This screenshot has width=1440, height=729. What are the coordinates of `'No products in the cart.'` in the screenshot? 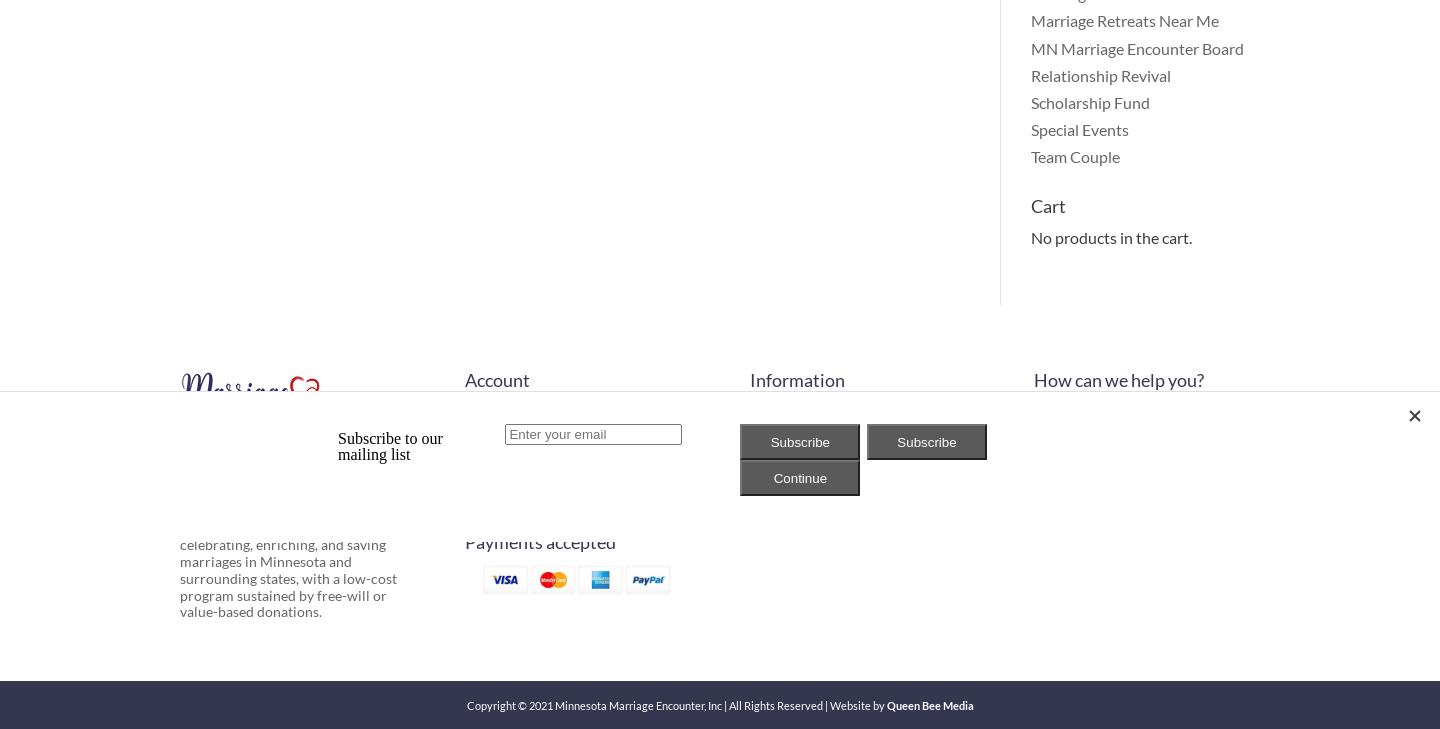 It's located at (1109, 236).